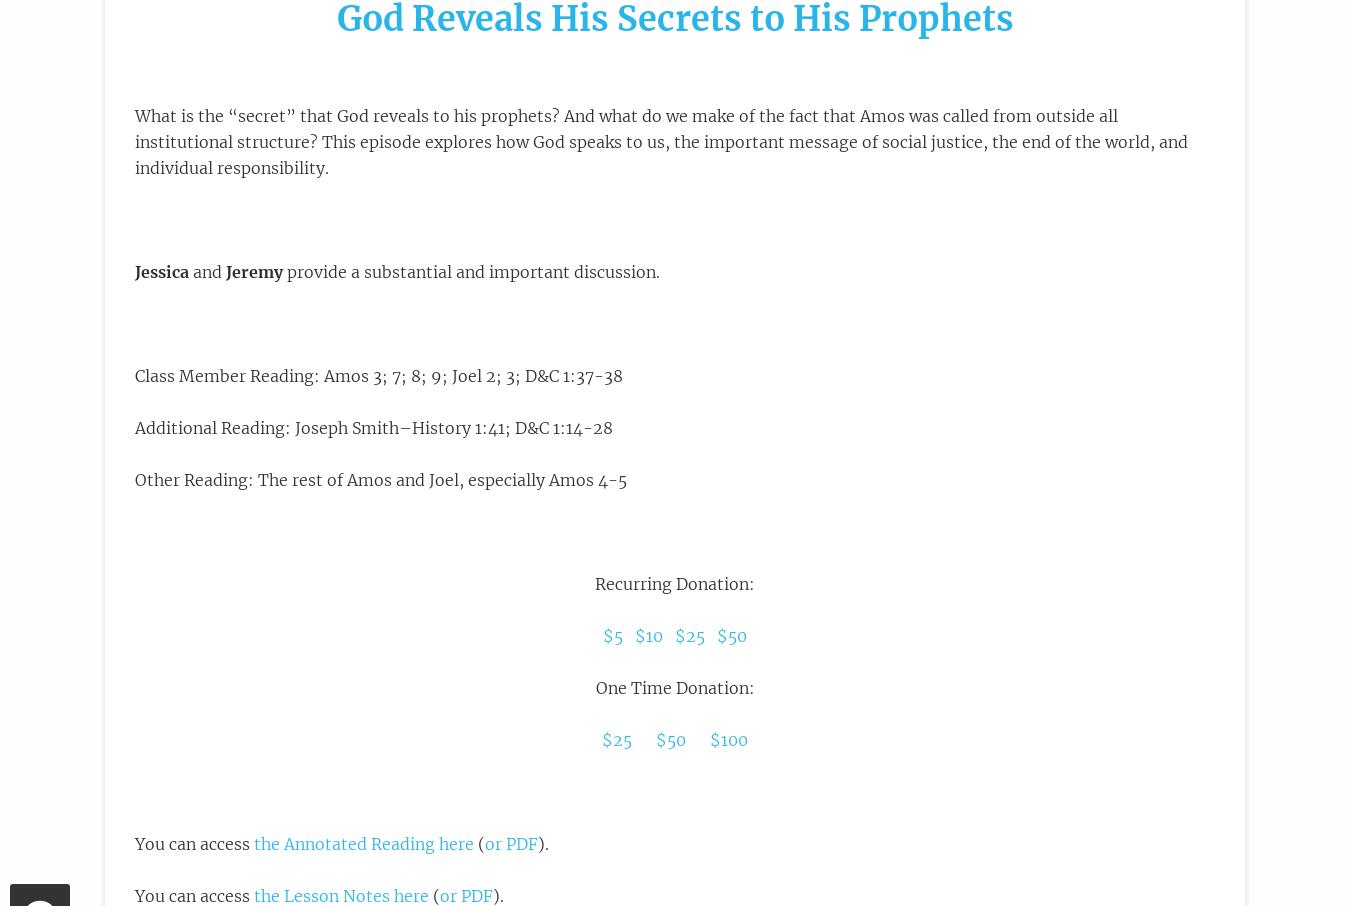 This screenshot has width=1350, height=906. Describe the element at coordinates (378, 374) in the screenshot. I see `'Class Member Reading: Amos 3; 7; 8; 9; Joel 2; 3; D&C 1:37-38'` at that location.